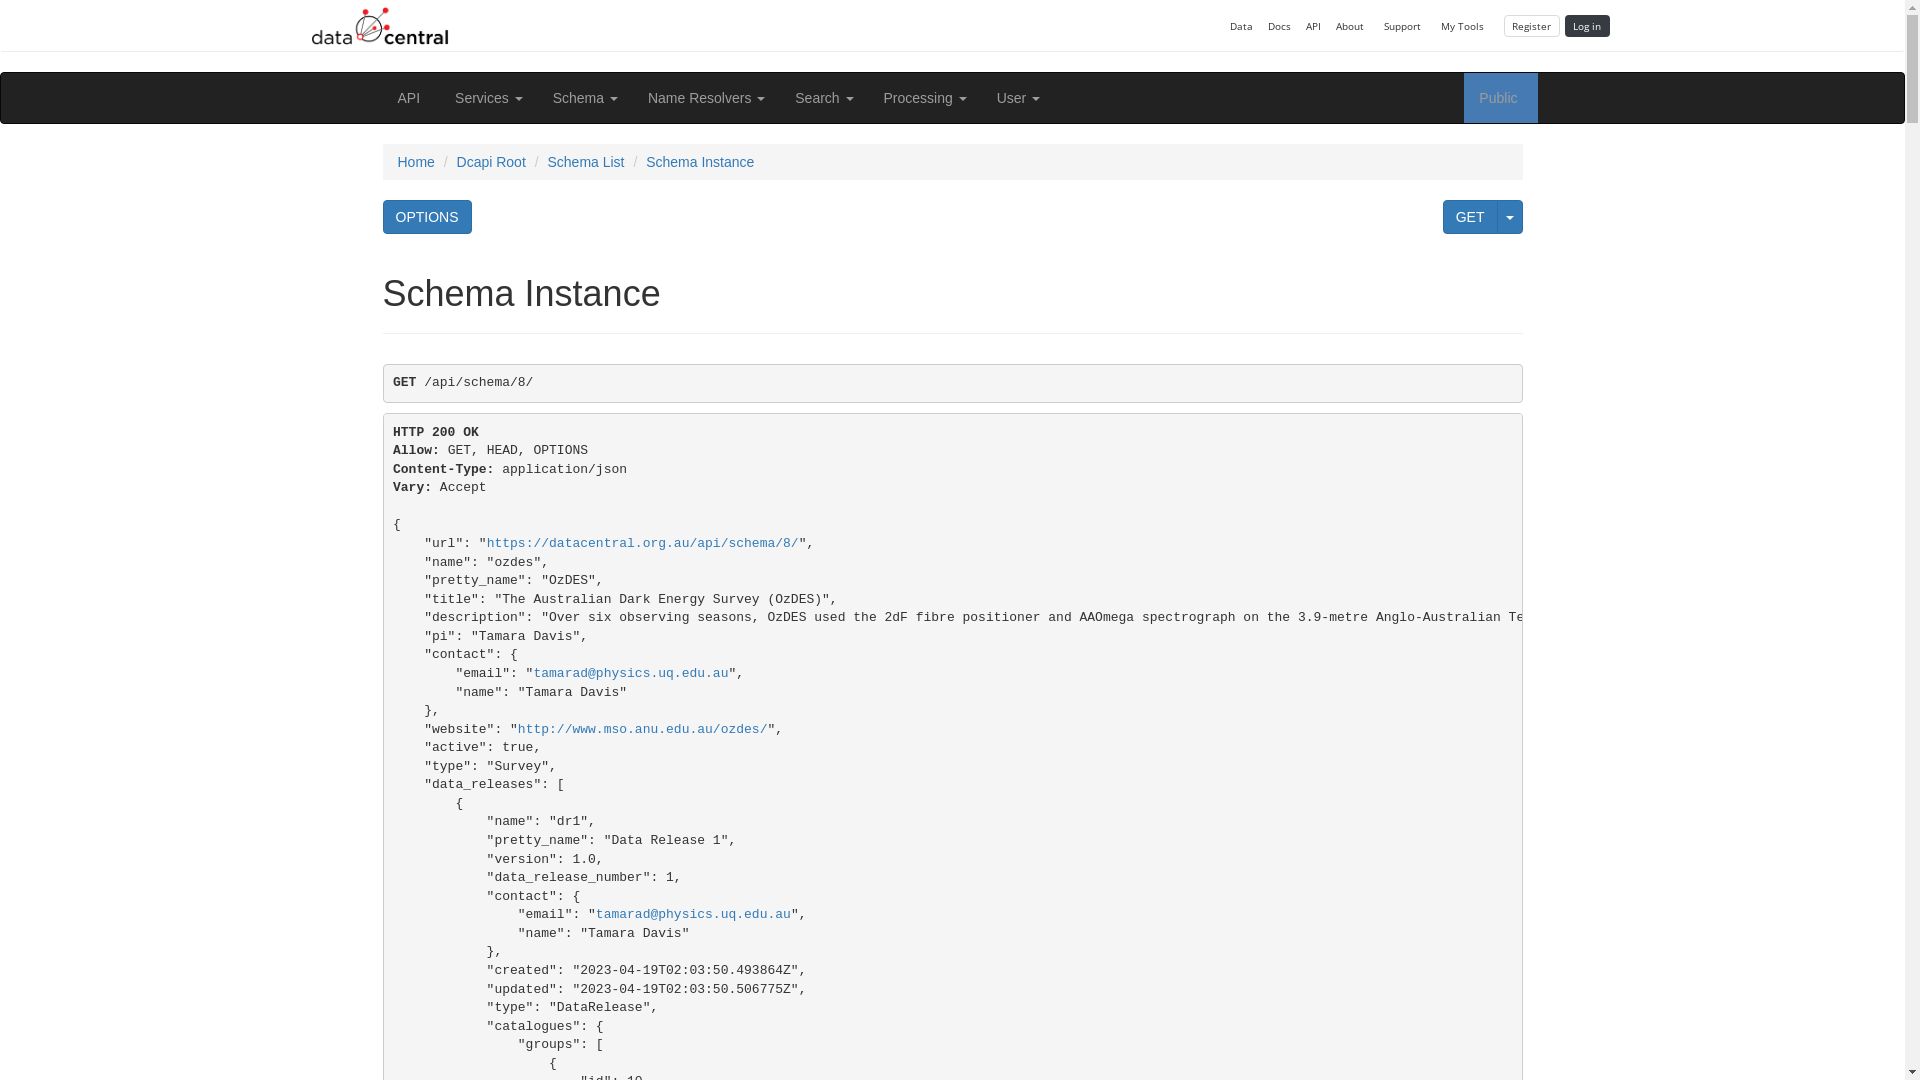 The height and width of the screenshot is (1080, 1920). Describe the element at coordinates (706, 97) in the screenshot. I see `'Name Resolvers'` at that location.